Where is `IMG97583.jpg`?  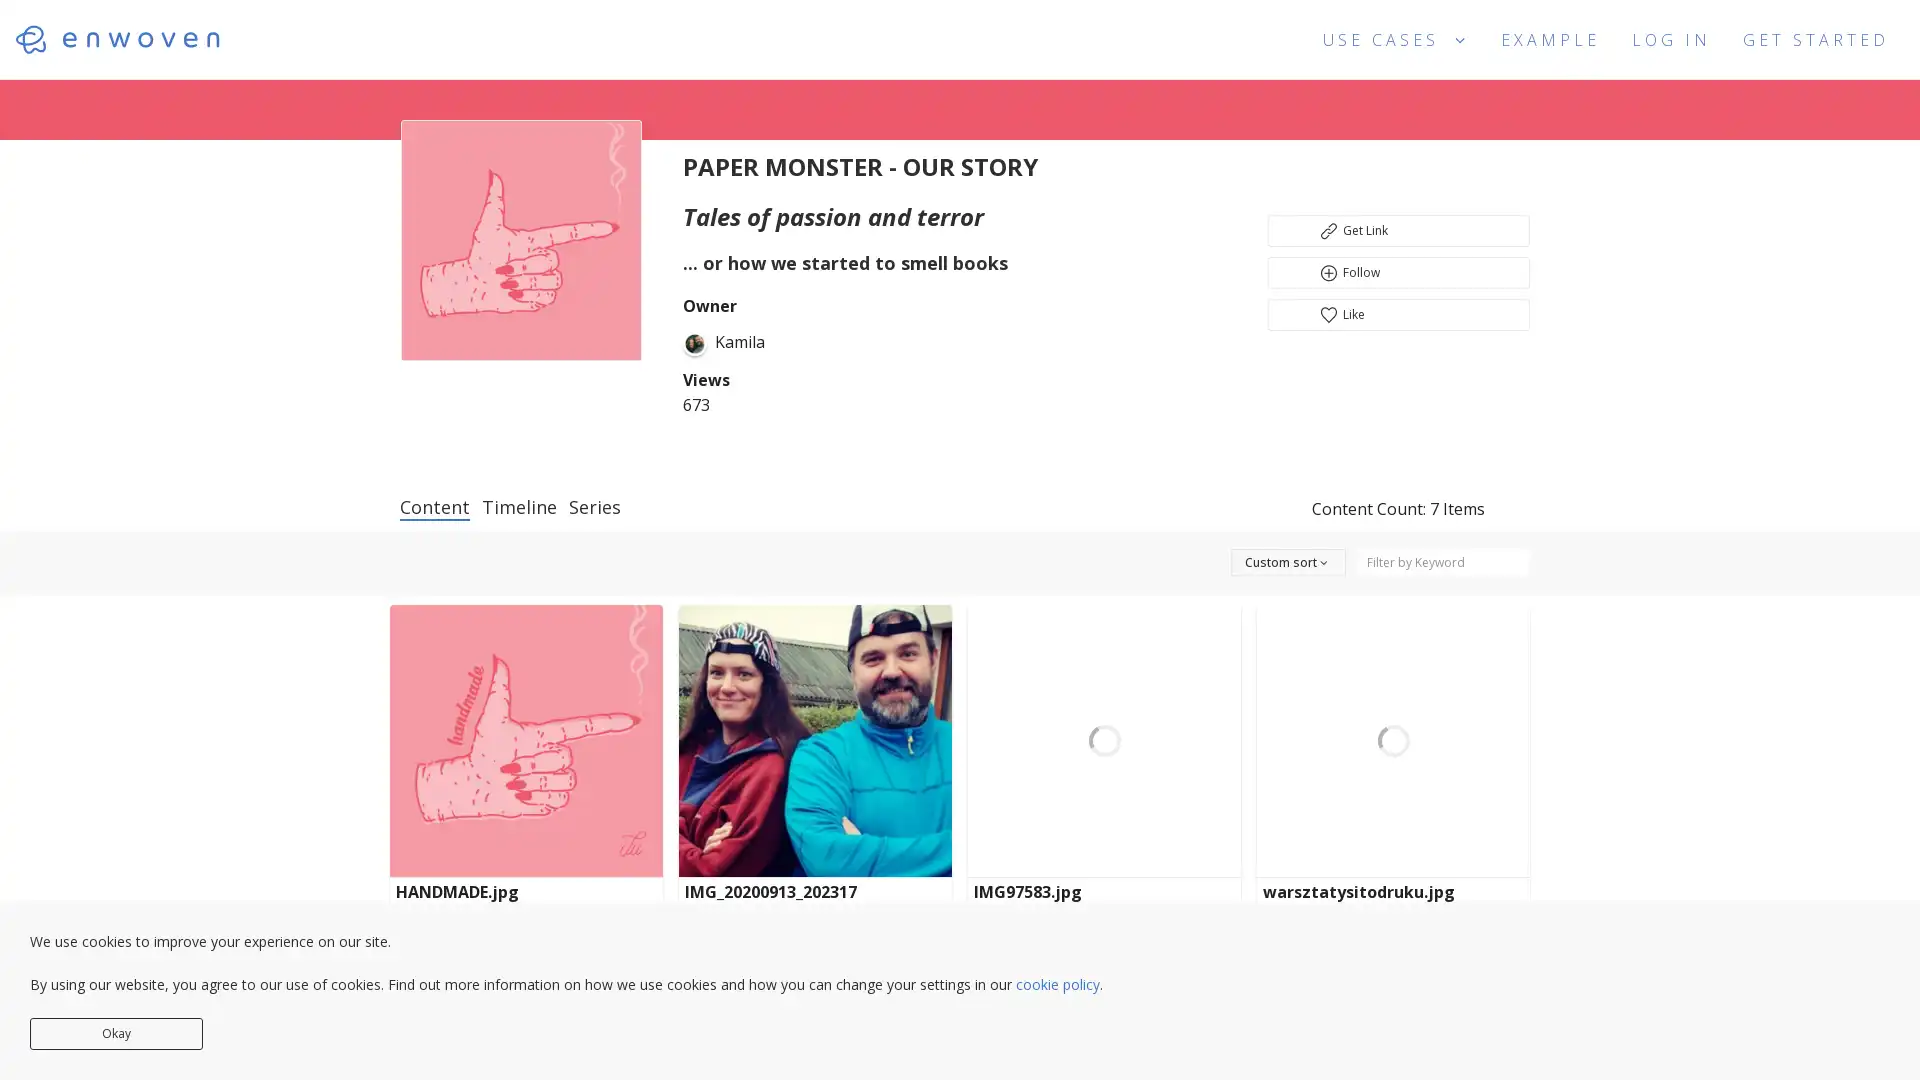 IMG97583.jpg is located at coordinates (1103, 902).